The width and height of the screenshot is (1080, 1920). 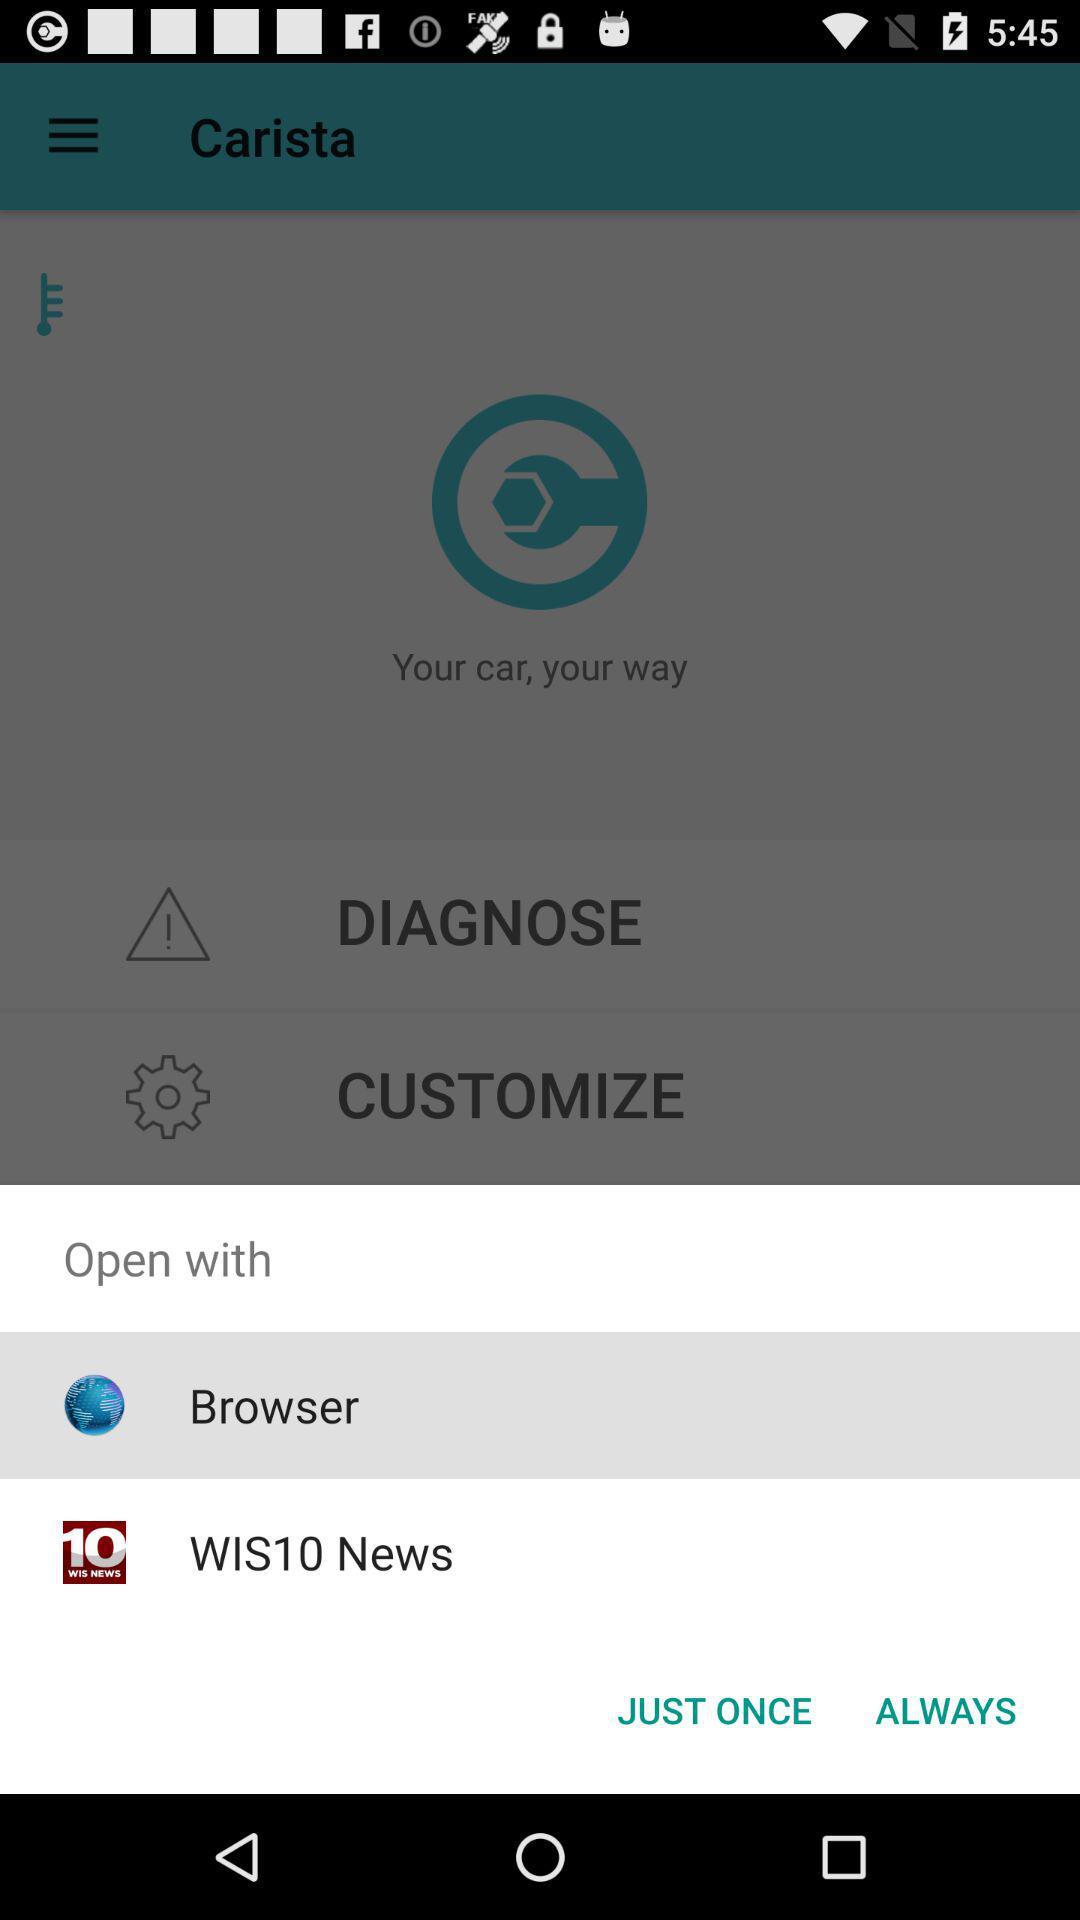 What do you see at coordinates (713, 1708) in the screenshot?
I see `the icon at the bottom` at bounding box center [713, 1708].